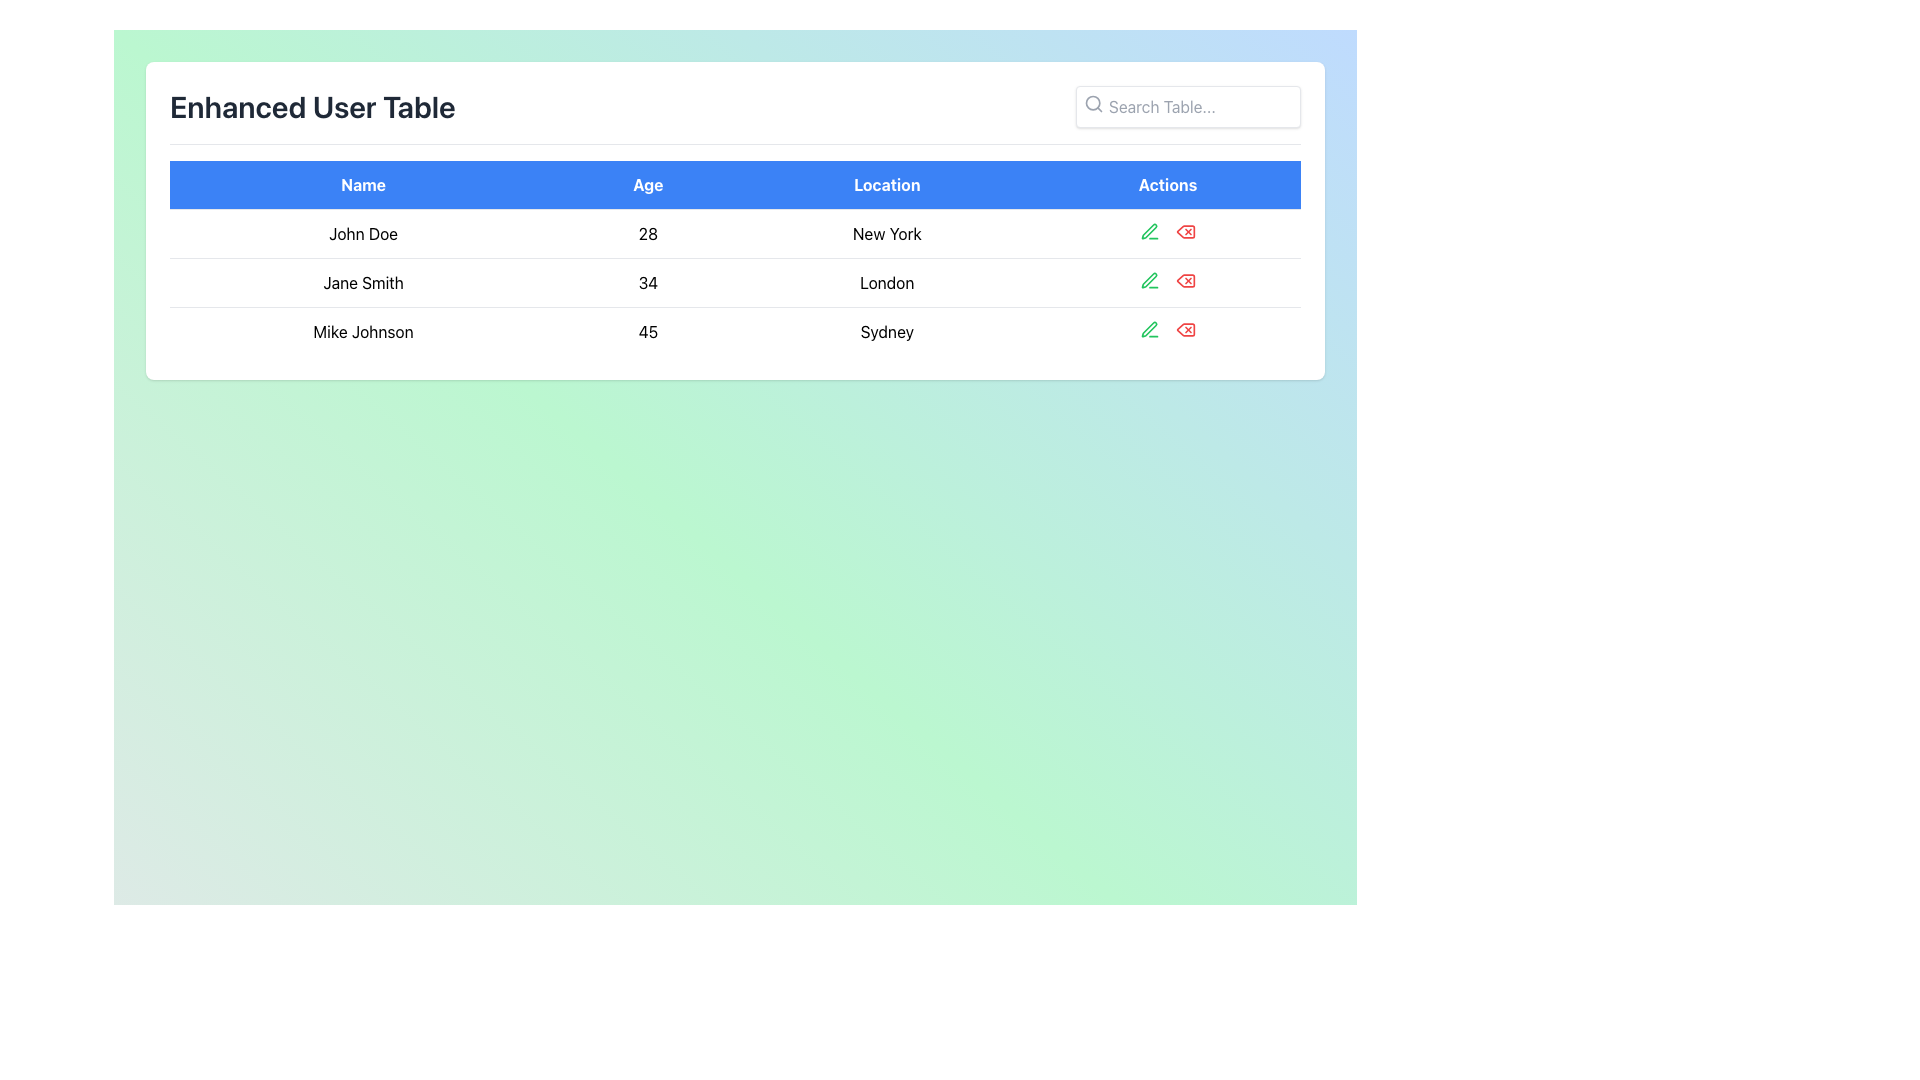 Image resolution: width=1920 pixels, height=1080 pixels. I want to click on text displaying the name 'Mike Johnson' located in the third row, first column of the user details table, so click(363, 330).